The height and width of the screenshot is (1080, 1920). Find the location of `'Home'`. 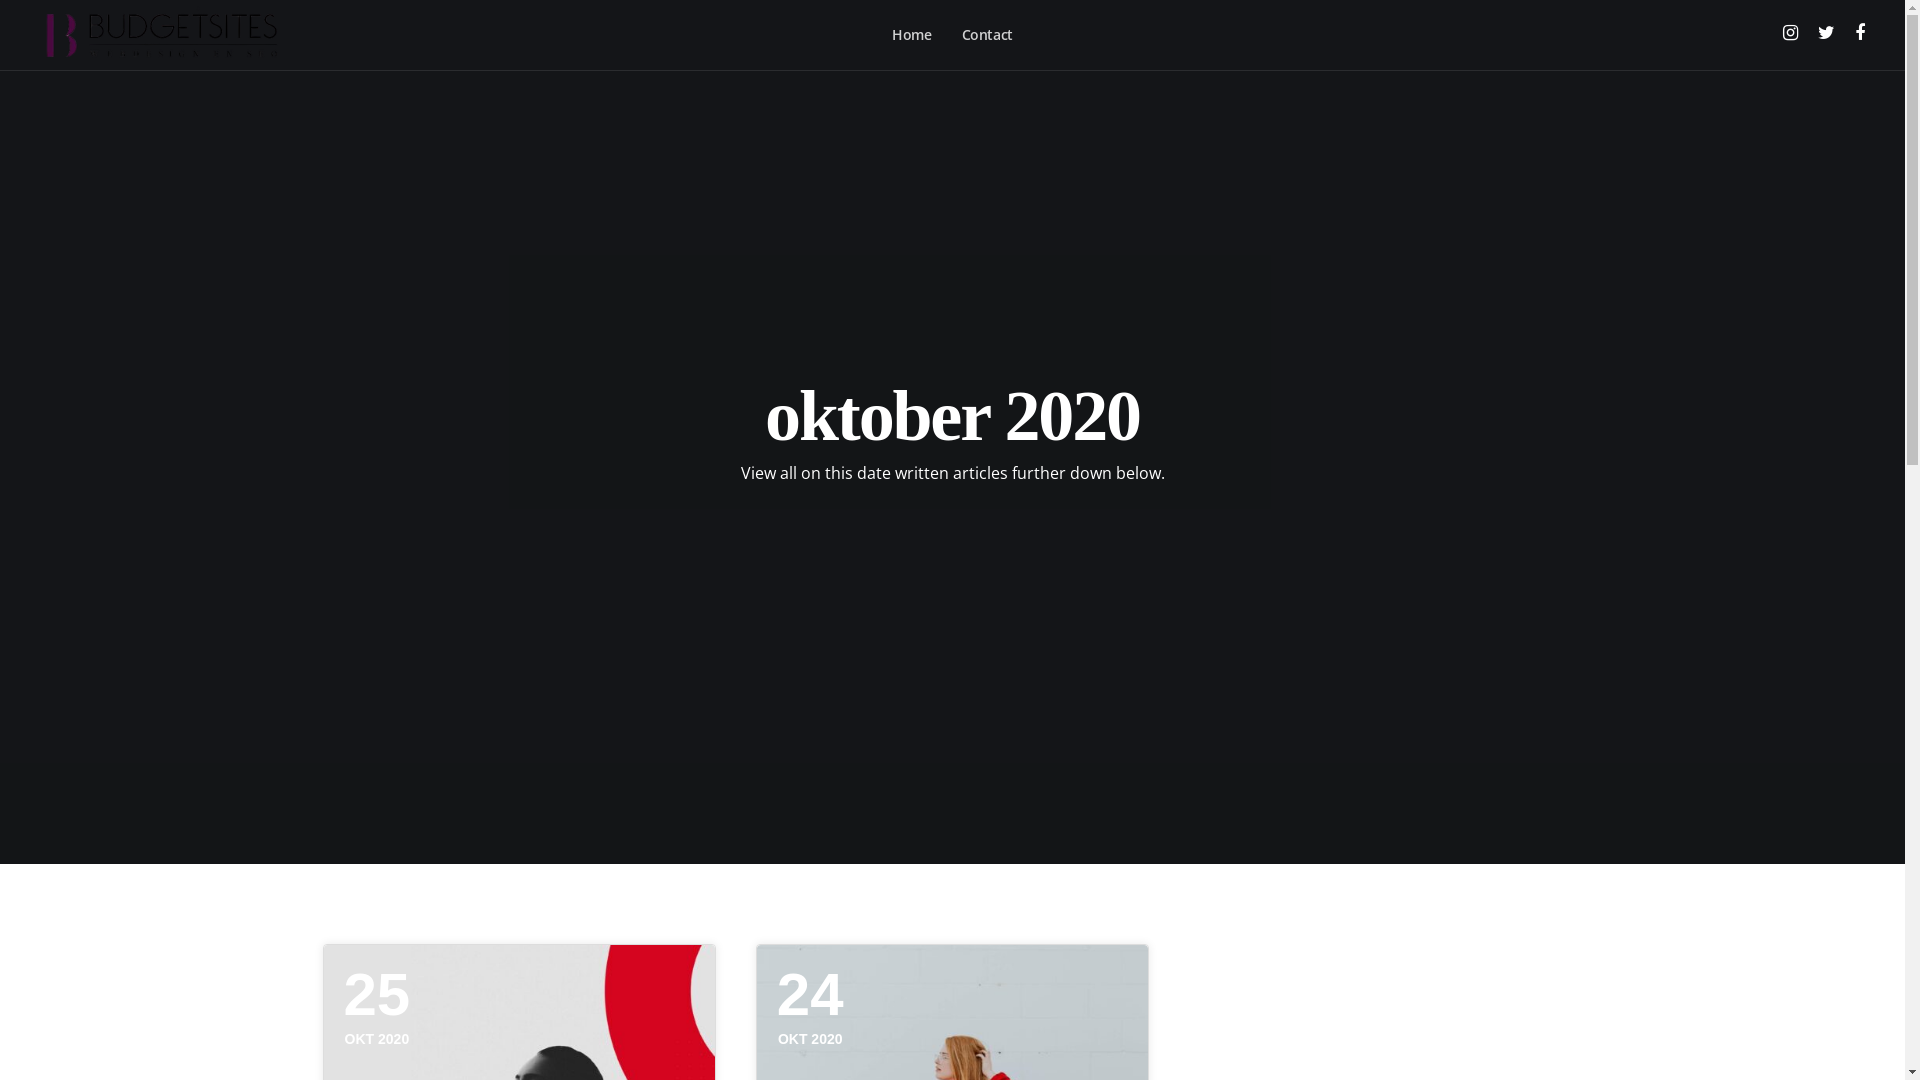

'Home' is located at coordinates (910, 34).